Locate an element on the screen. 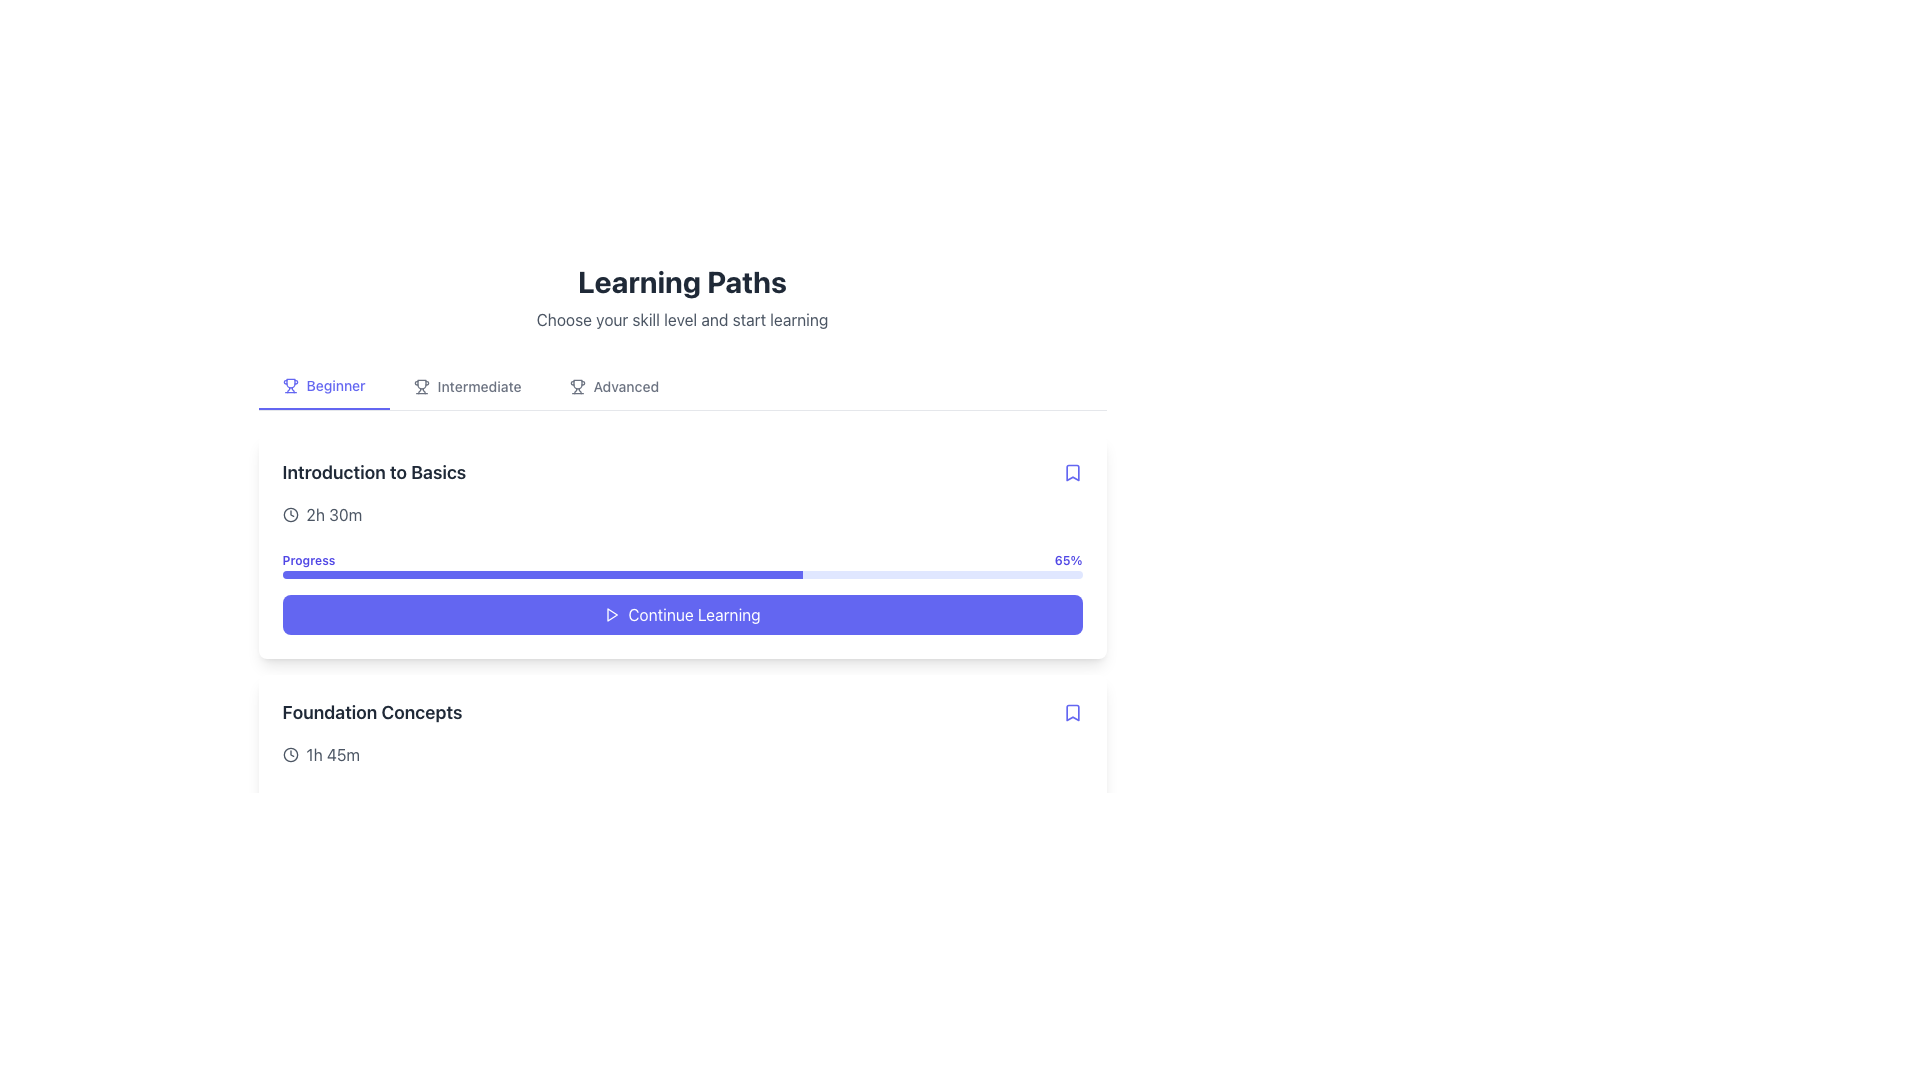  the indigo bookmark-shaped icon located in the top-right corner of the 'Foundation Concepts' topic card to bookmark the topic is located at coordinates (1071, 712).